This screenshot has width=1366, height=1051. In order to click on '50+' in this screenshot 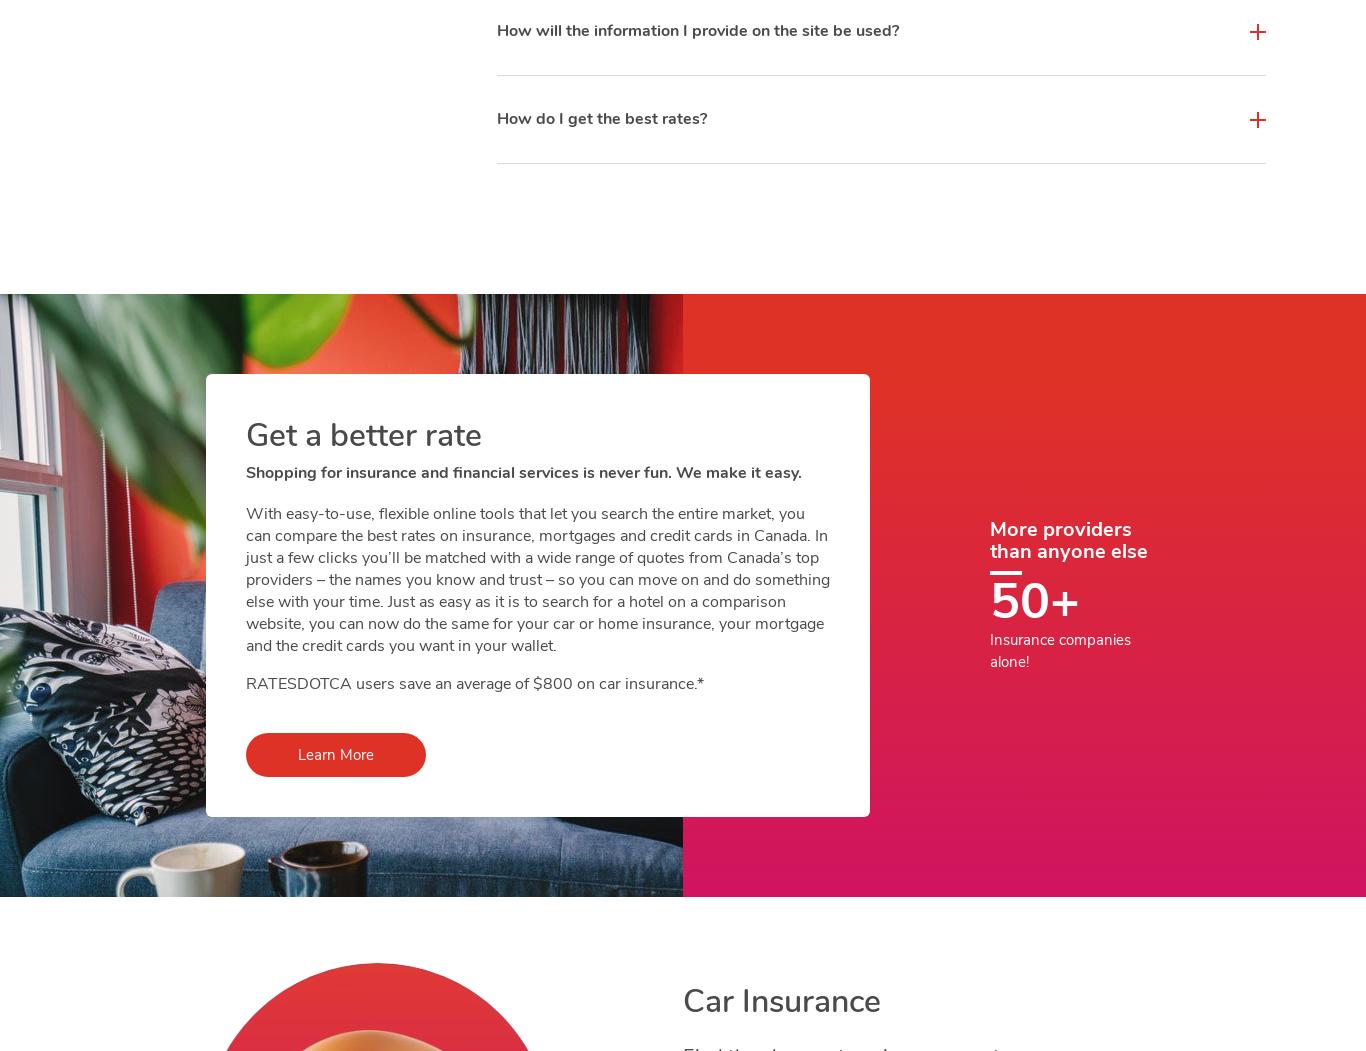, I will do `click(1034, 600)`.